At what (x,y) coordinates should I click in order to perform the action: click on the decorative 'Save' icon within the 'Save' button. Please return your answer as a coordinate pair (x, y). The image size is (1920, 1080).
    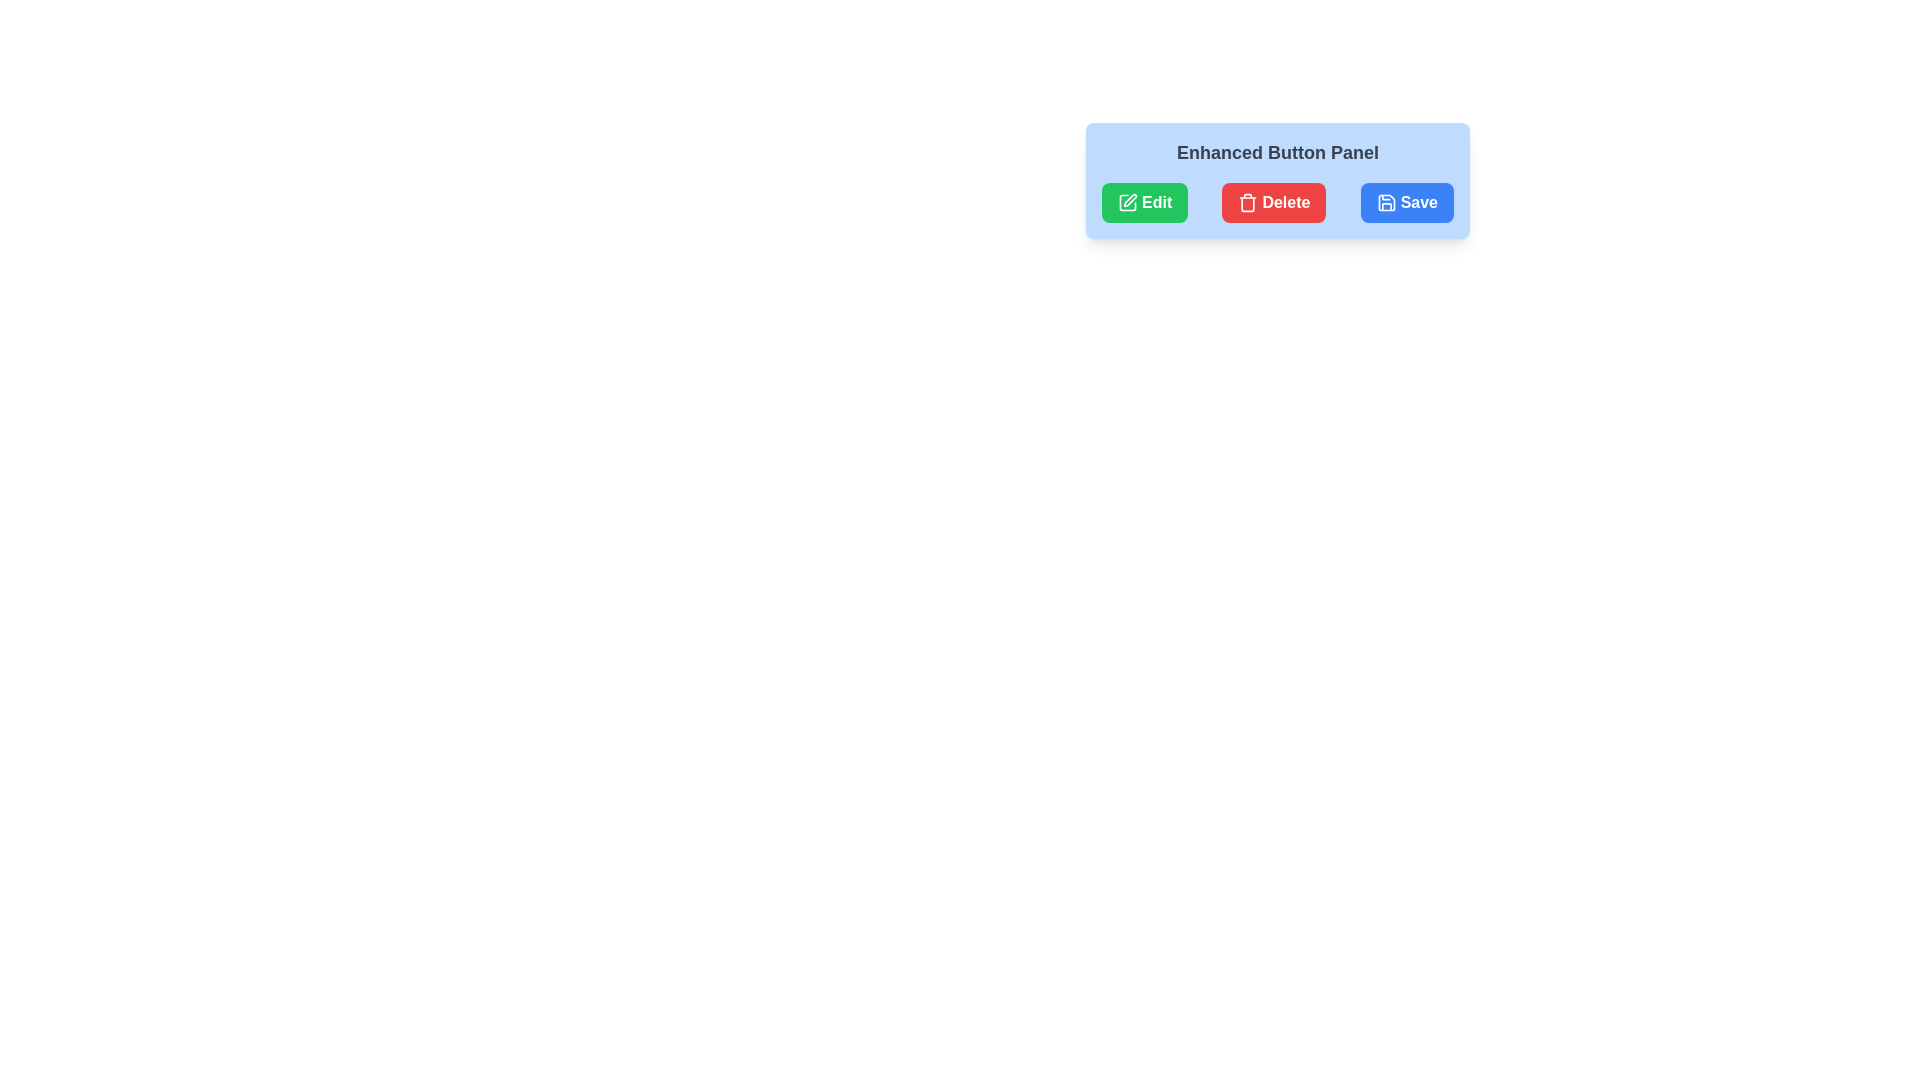
    Looking at the image, I should click on (1385, 203).